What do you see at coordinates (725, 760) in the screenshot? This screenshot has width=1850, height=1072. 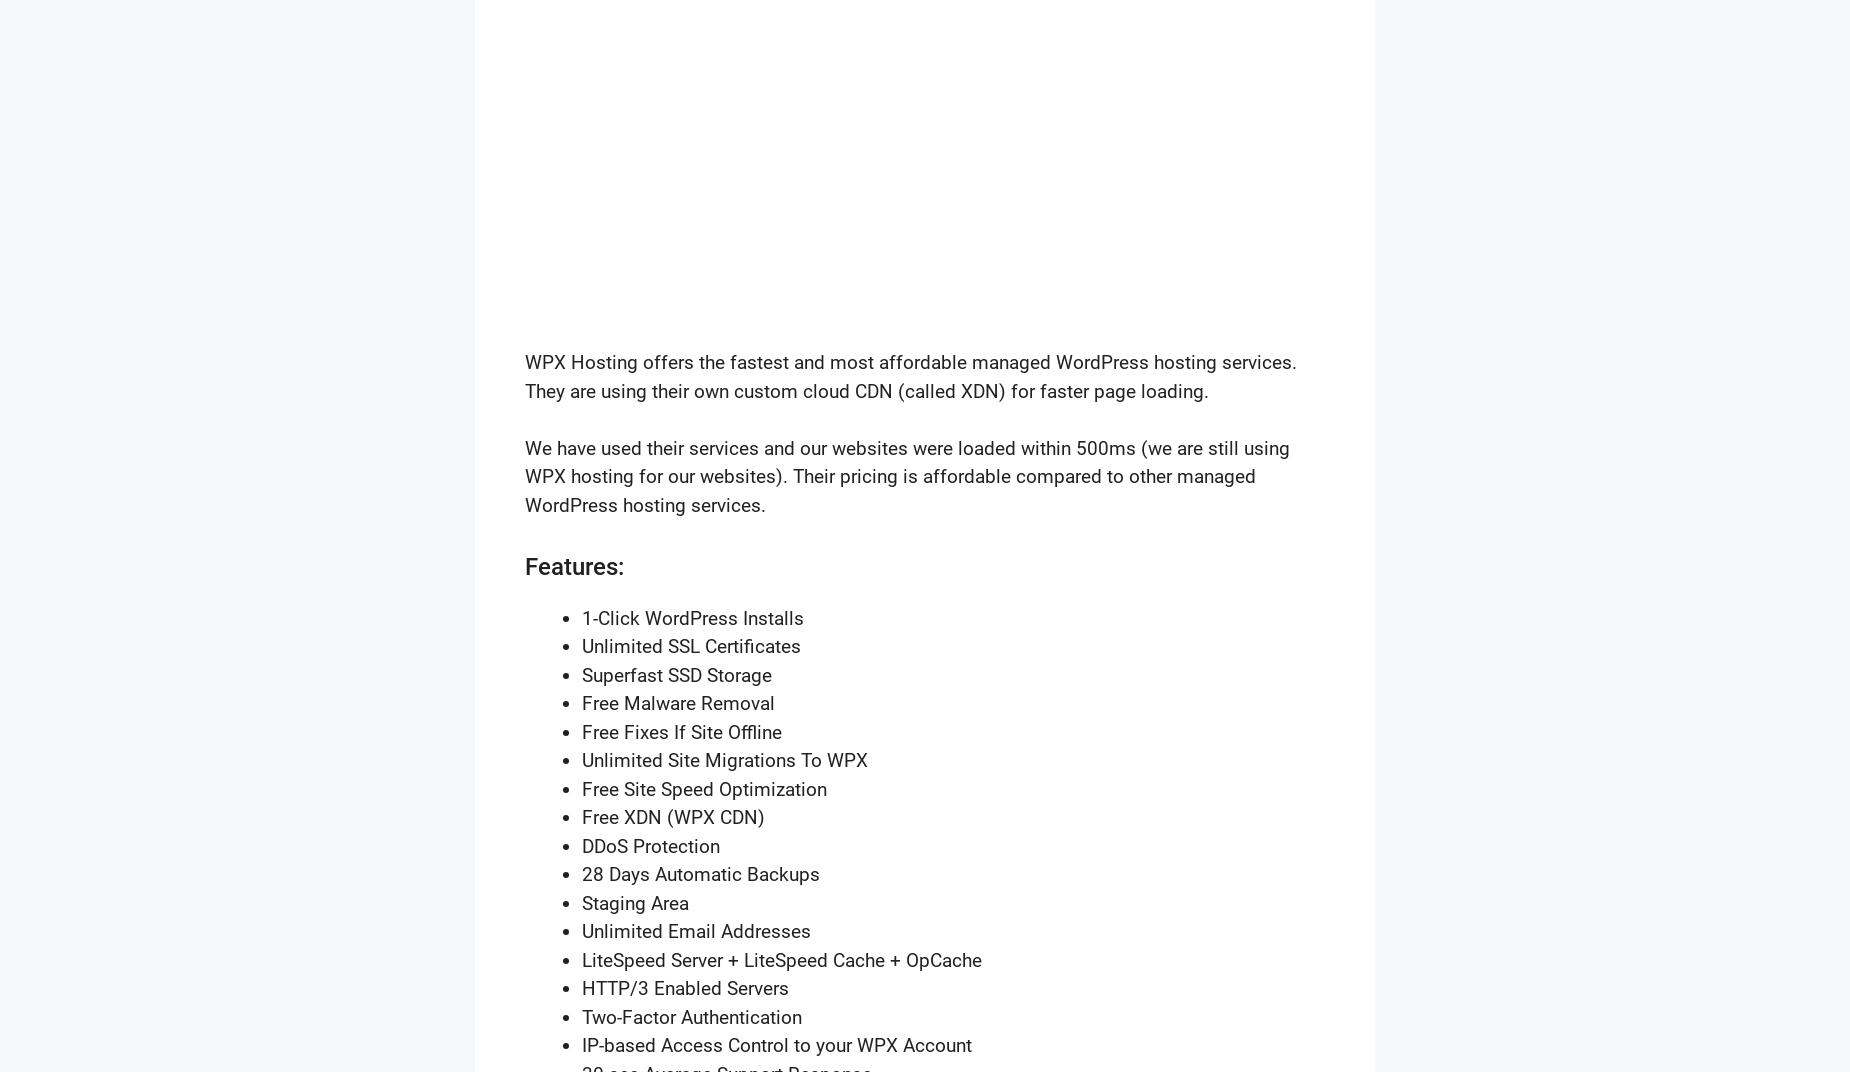 I see `'Unlimited Site Migrations To WPX'` at bounding box center [725, 760].